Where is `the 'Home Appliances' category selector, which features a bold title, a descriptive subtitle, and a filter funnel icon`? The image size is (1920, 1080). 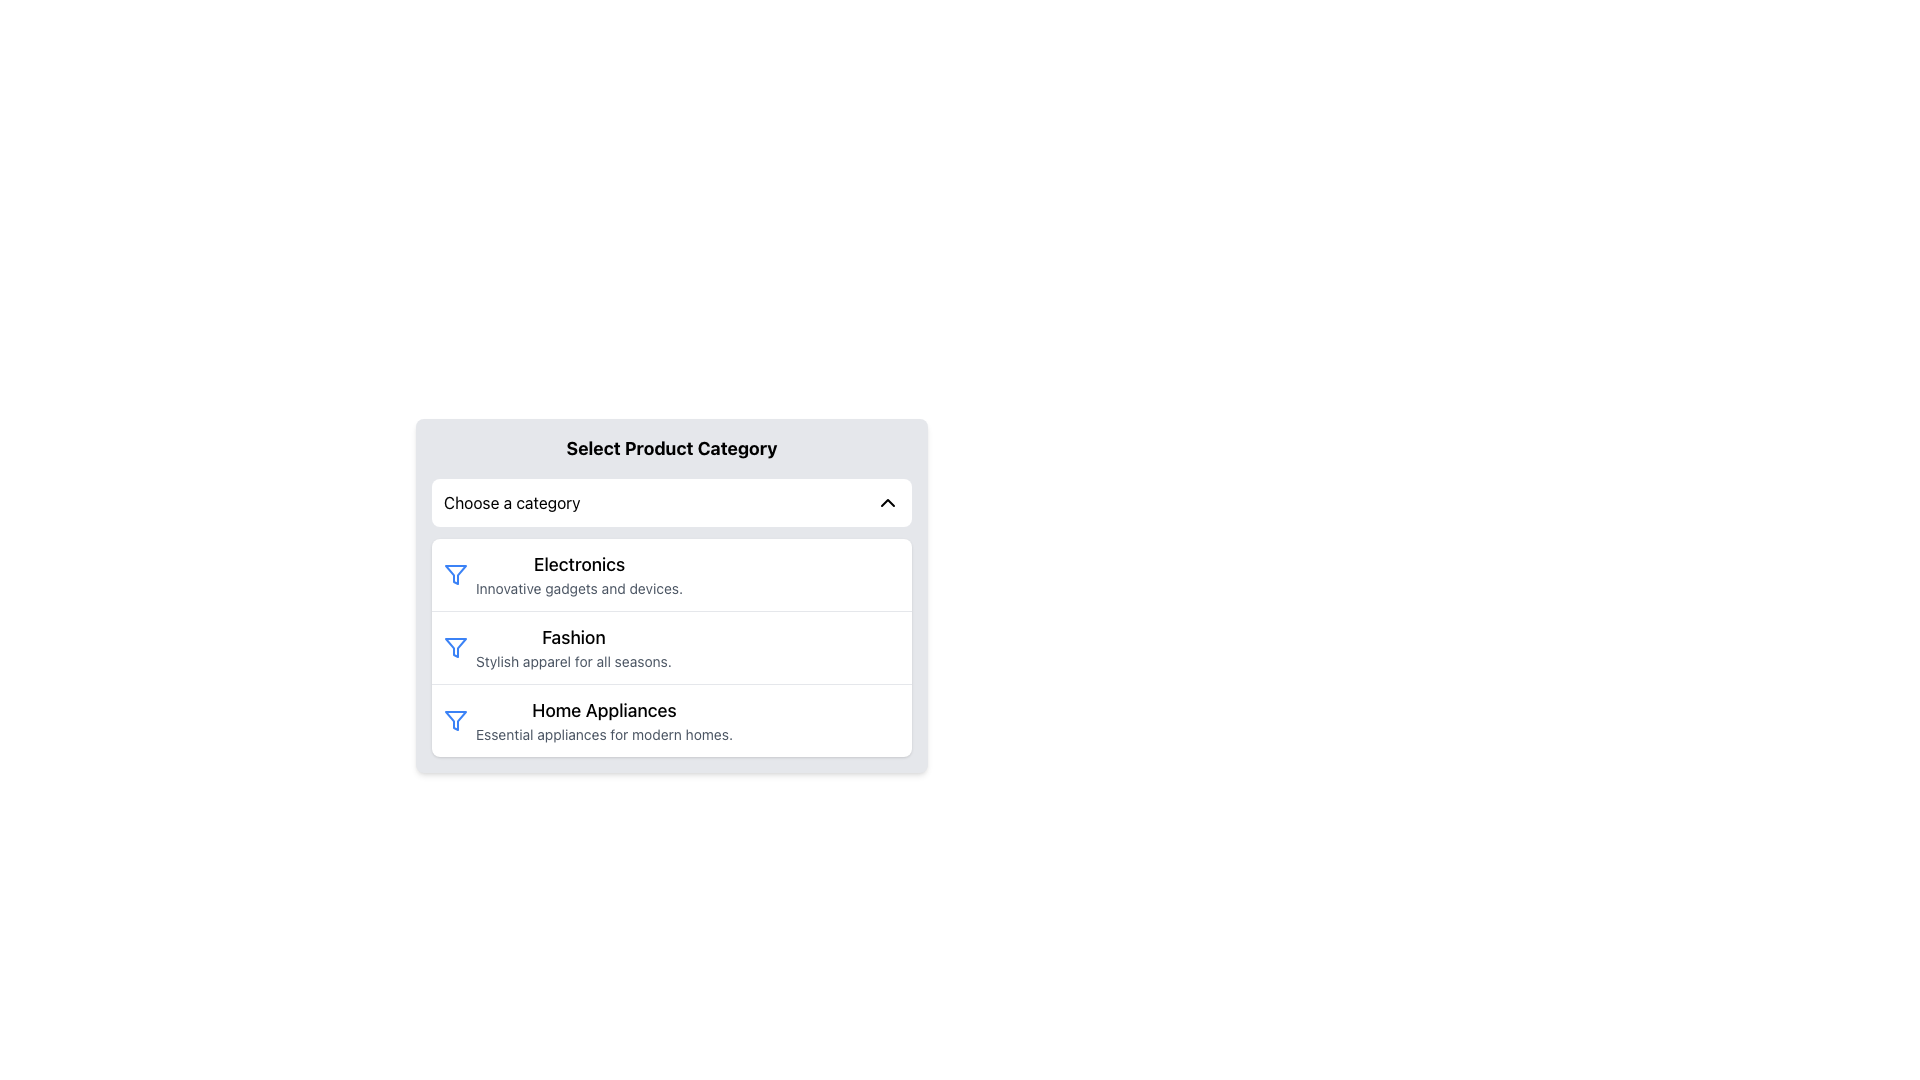
the 'Home Appliances' category selector, which features a bold title, a descriptive subtitle, and a filter funnel icon is located at coordinates (672, 721).